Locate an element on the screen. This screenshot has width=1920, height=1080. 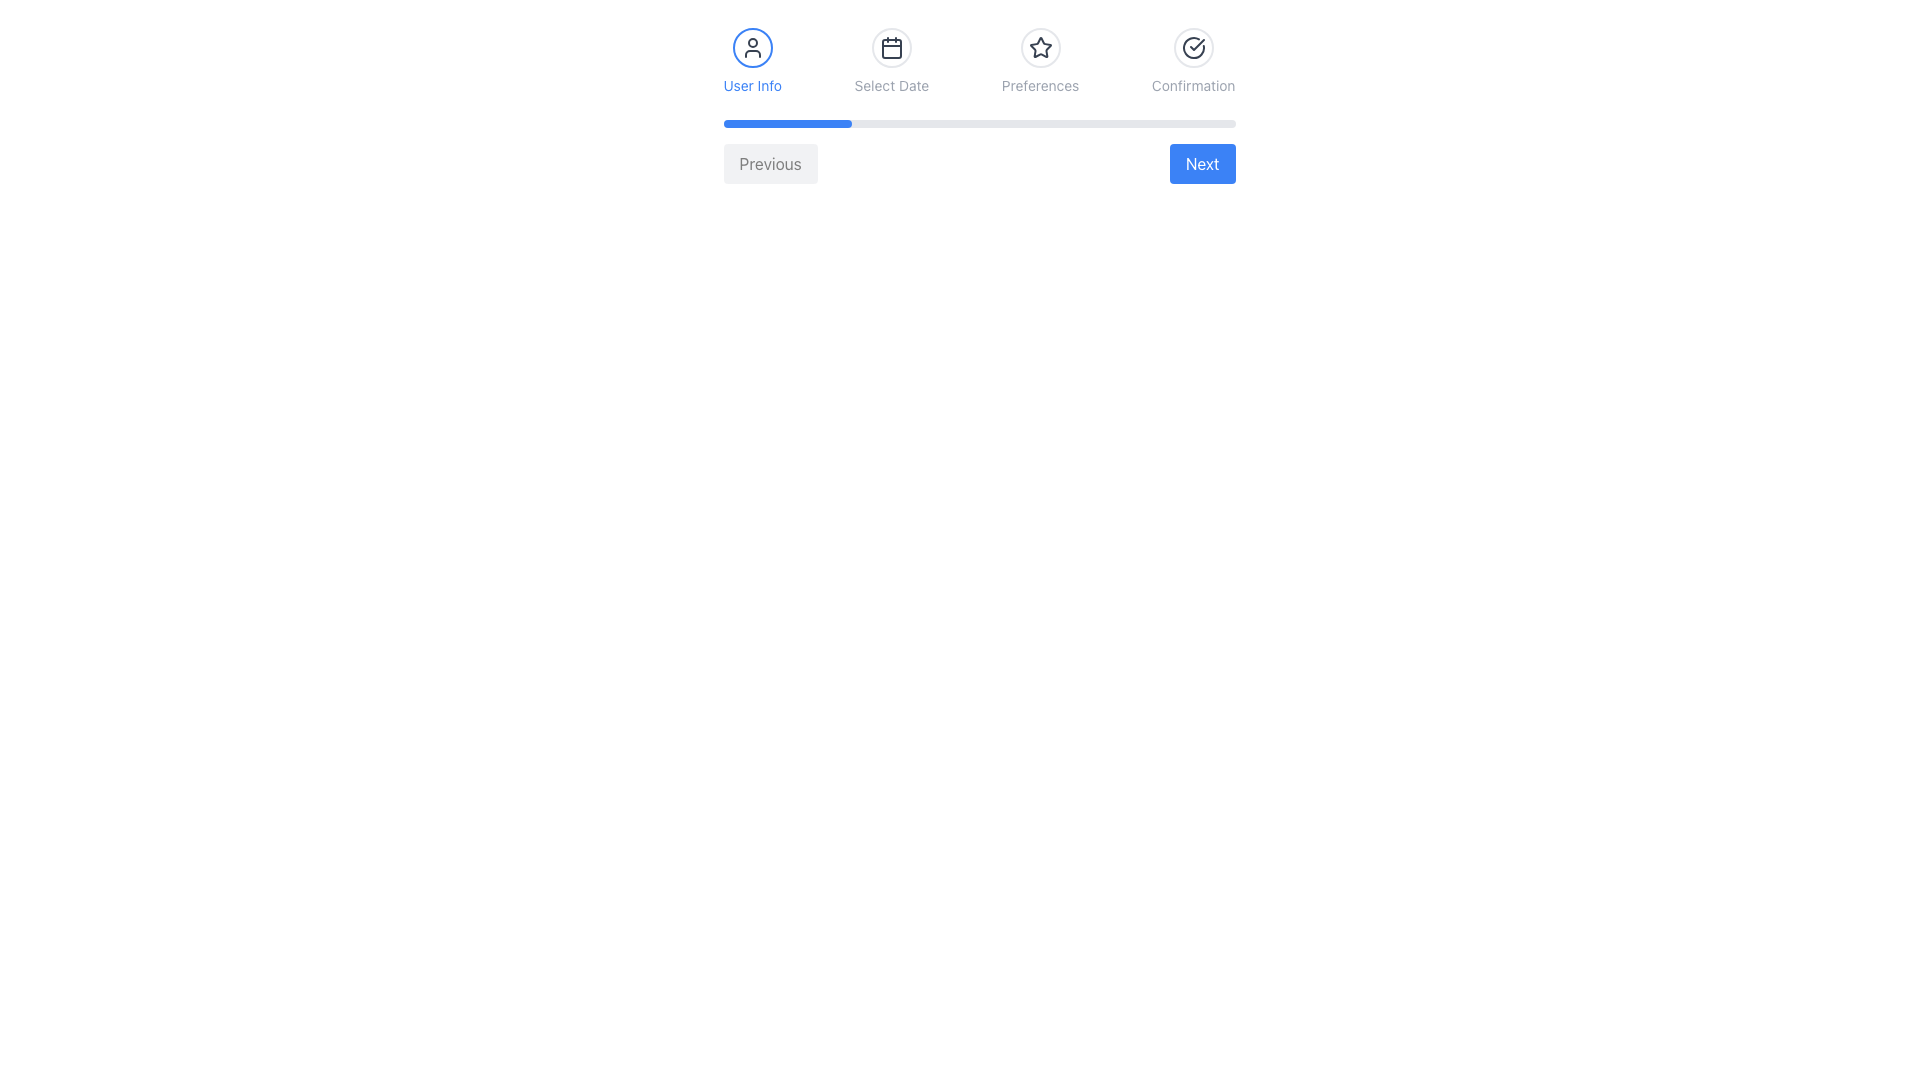
label of the Step Indicator, which displays the text 'Confirmation' below a checkmark icon within a circular border is located at coordinates (1193, 60).